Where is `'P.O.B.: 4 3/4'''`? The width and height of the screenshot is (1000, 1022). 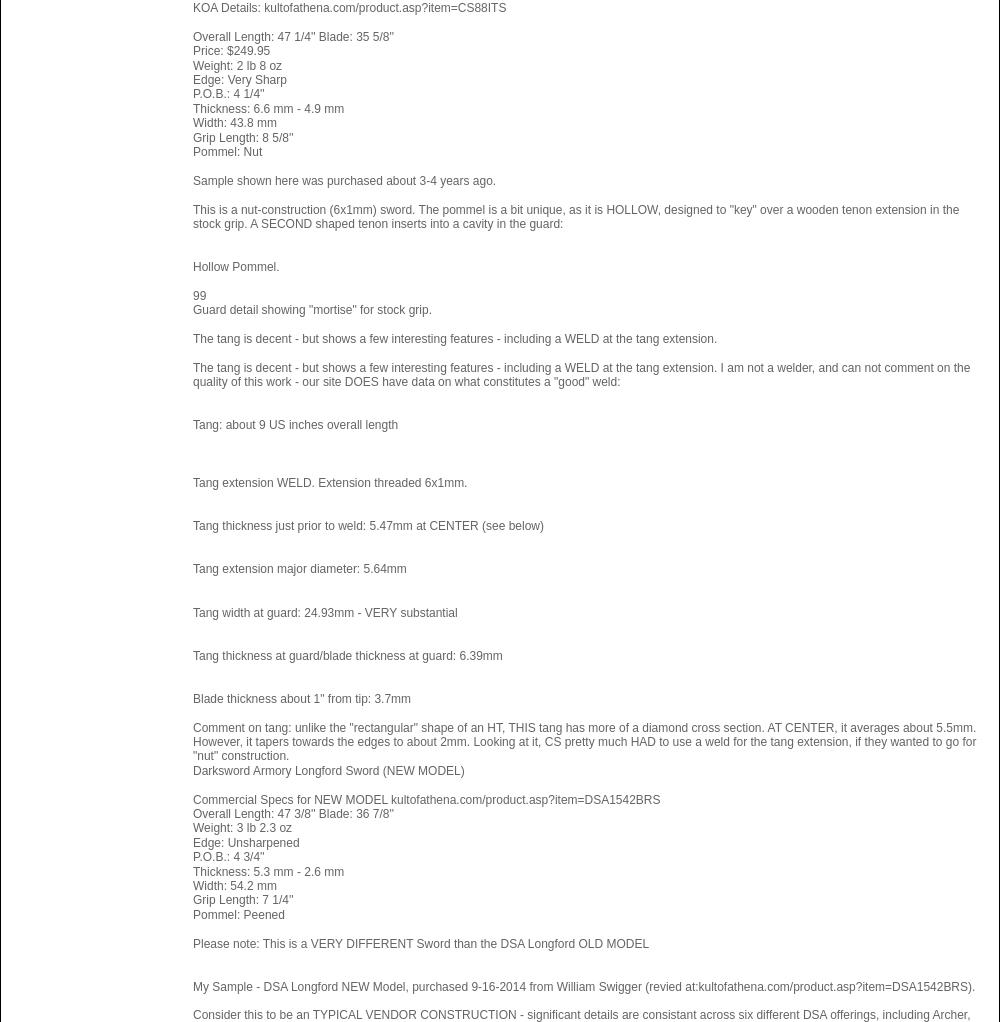
'P.O.B.: 4 3/4''' is located at coordinates (192, 857).